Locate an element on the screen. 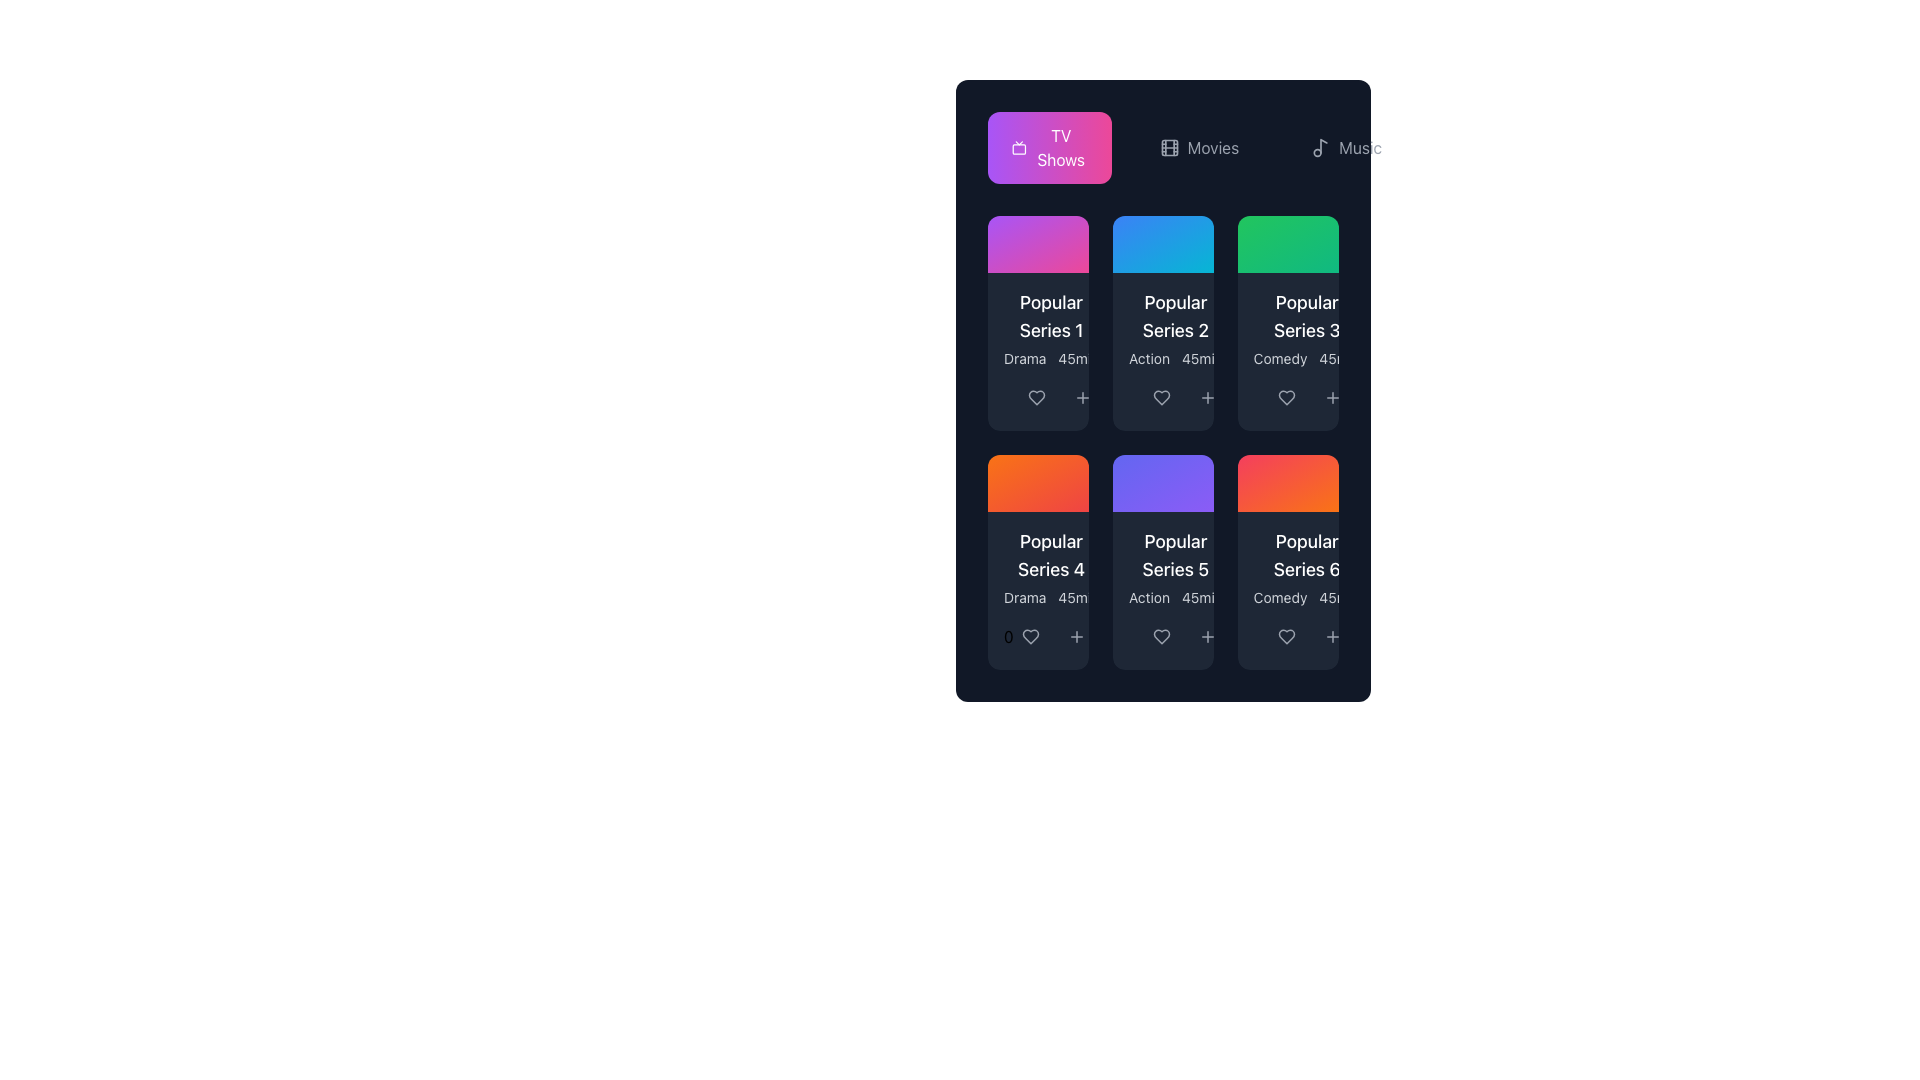  the centrally placed play button with a gradient orange background to begin media playback is located at coordinates (1288, 483).